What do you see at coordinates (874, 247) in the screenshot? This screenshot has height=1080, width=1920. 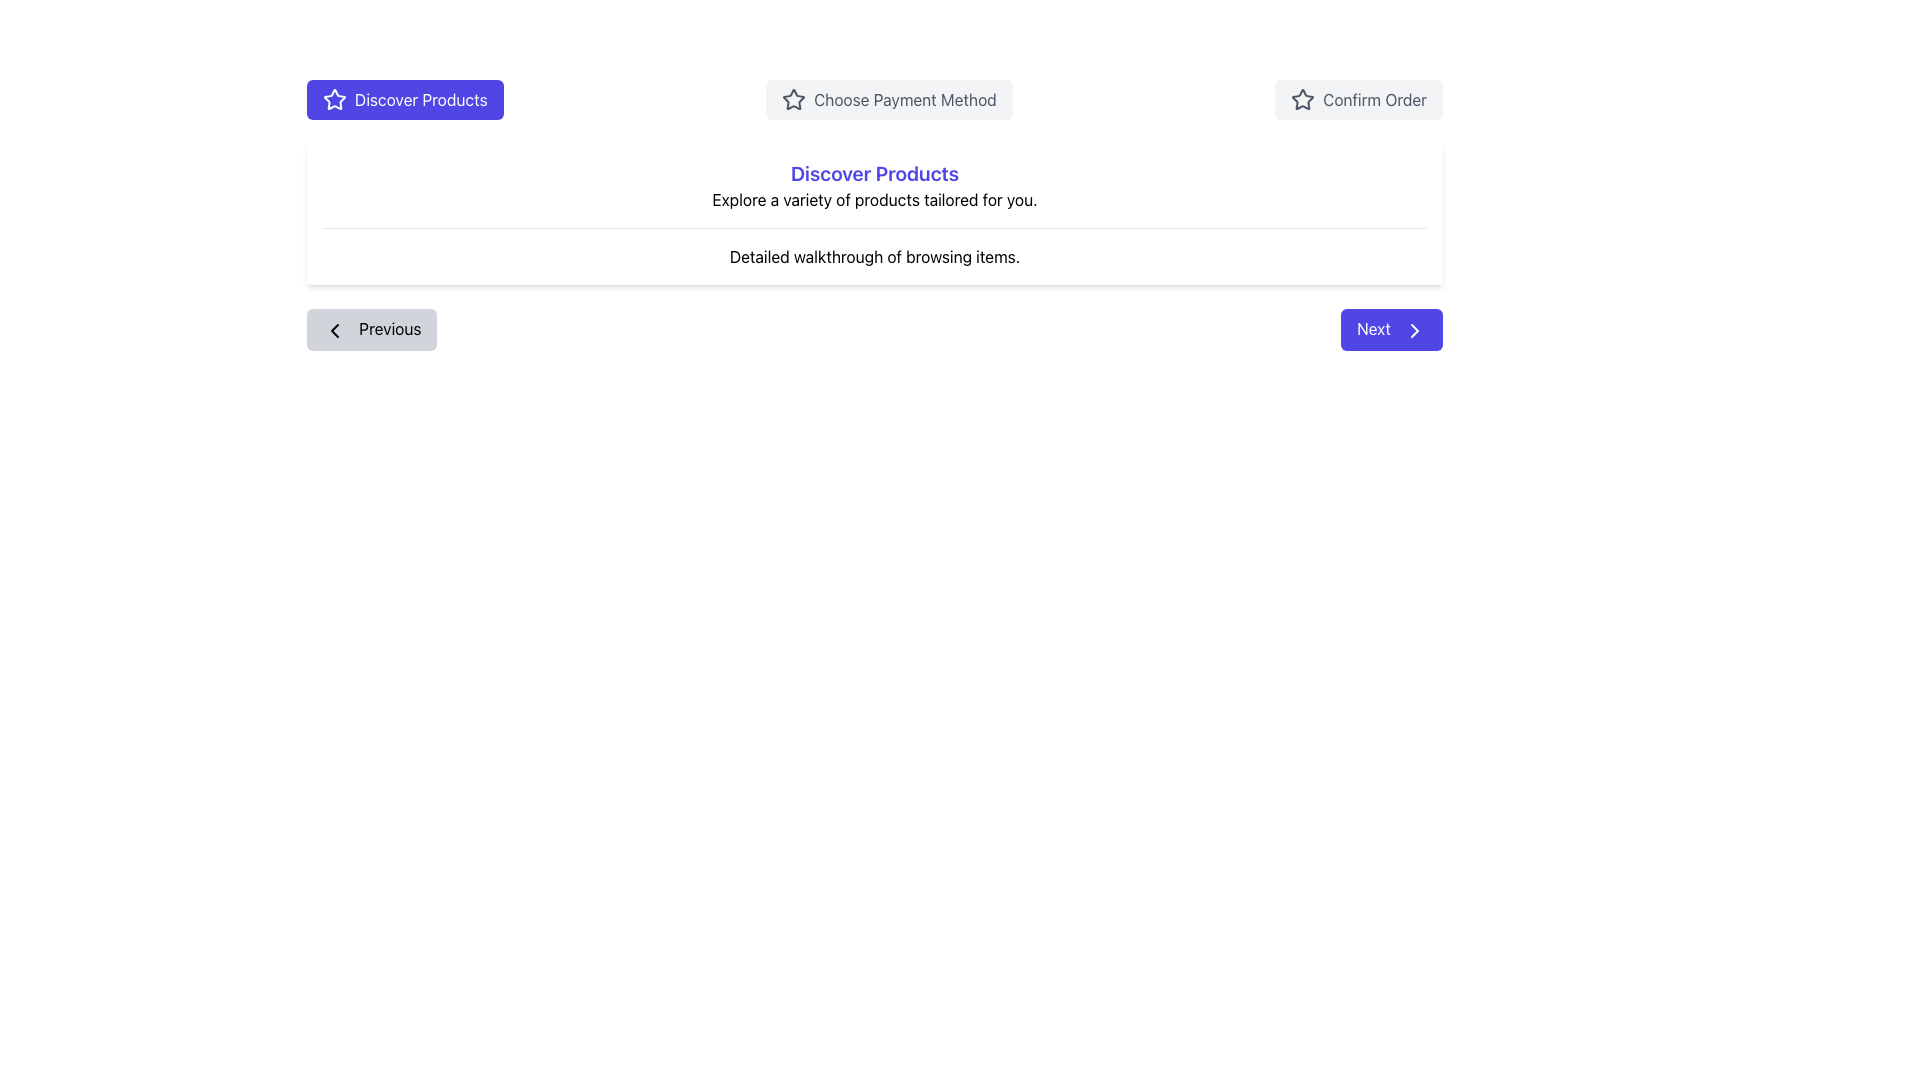 I see `the descriptive text display located below the 'Explore a variety of products tailored for you.' text, which provides guidance or context for the section` at bounding box center [874, 247].